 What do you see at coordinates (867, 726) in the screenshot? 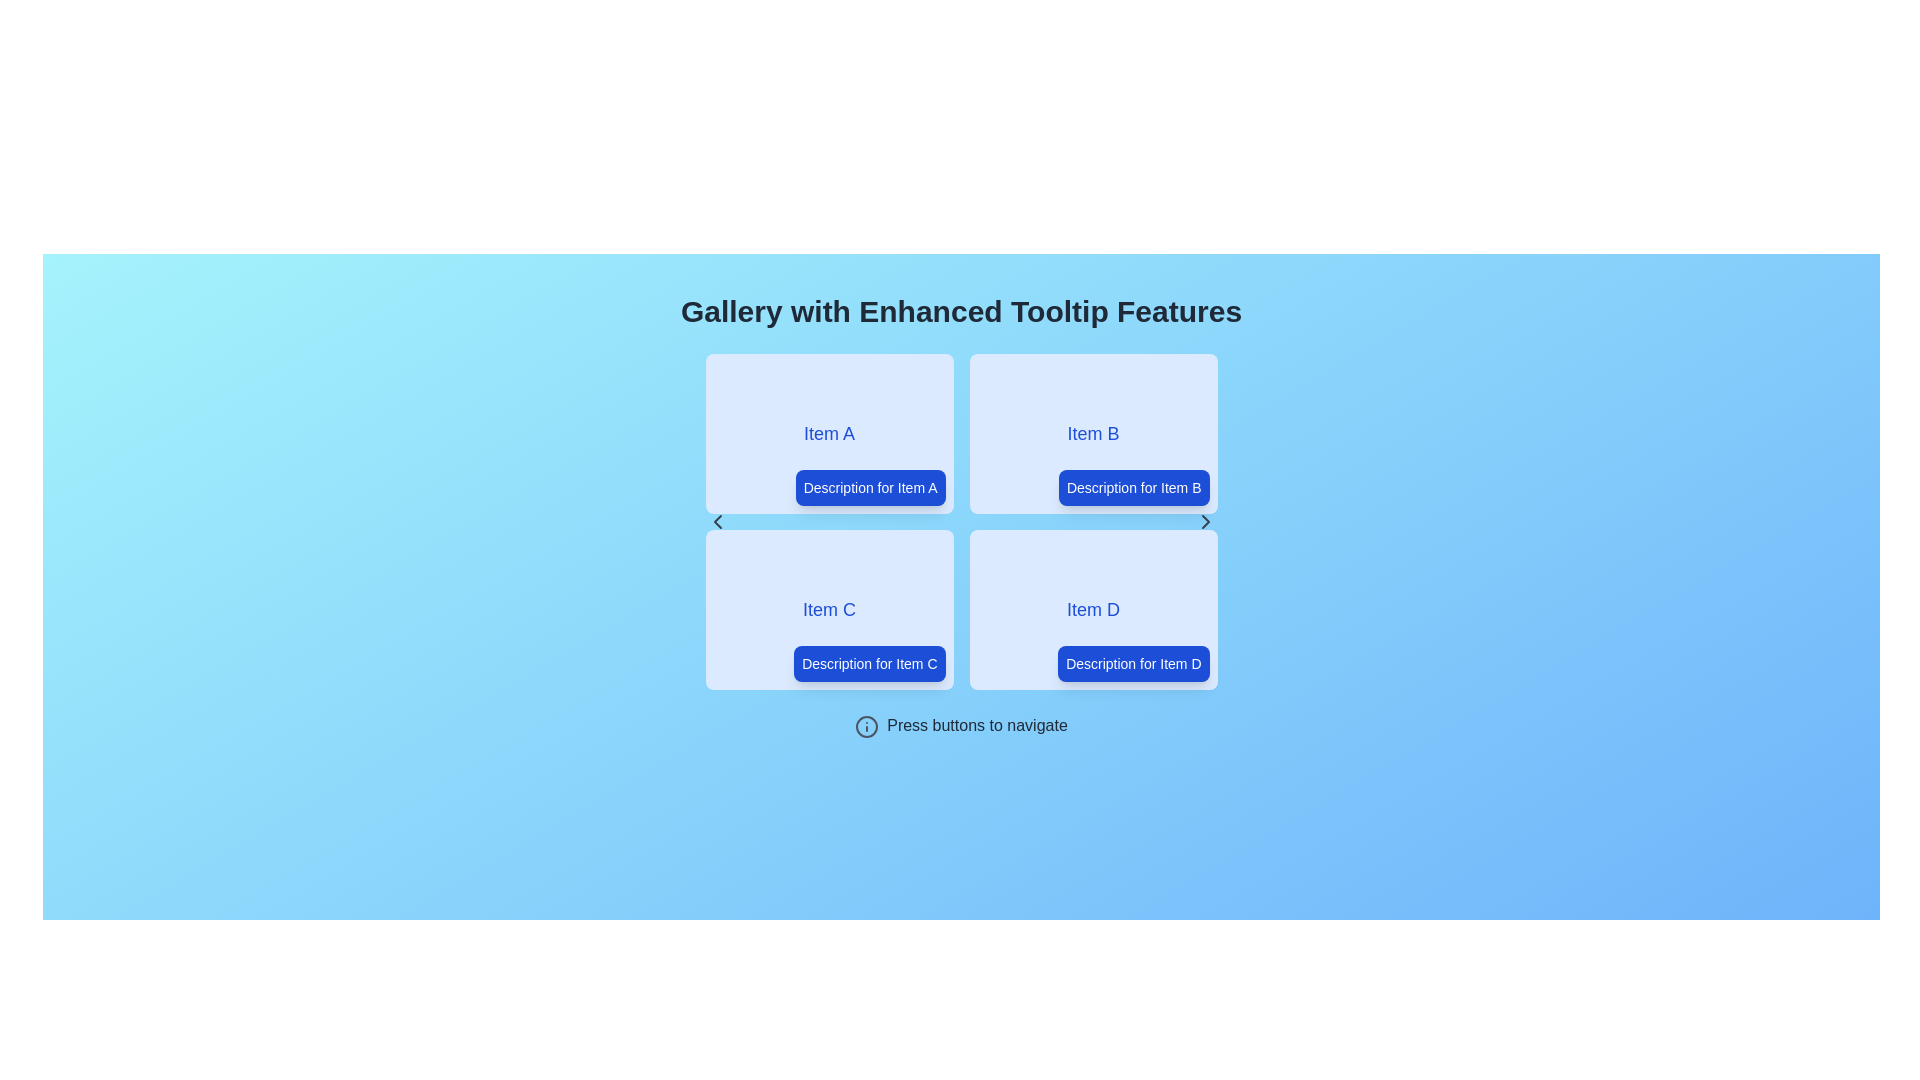
I see `the circular SVG element located in the bottom area of the interface, which resembles an icon` at bounding box center [867, 726].